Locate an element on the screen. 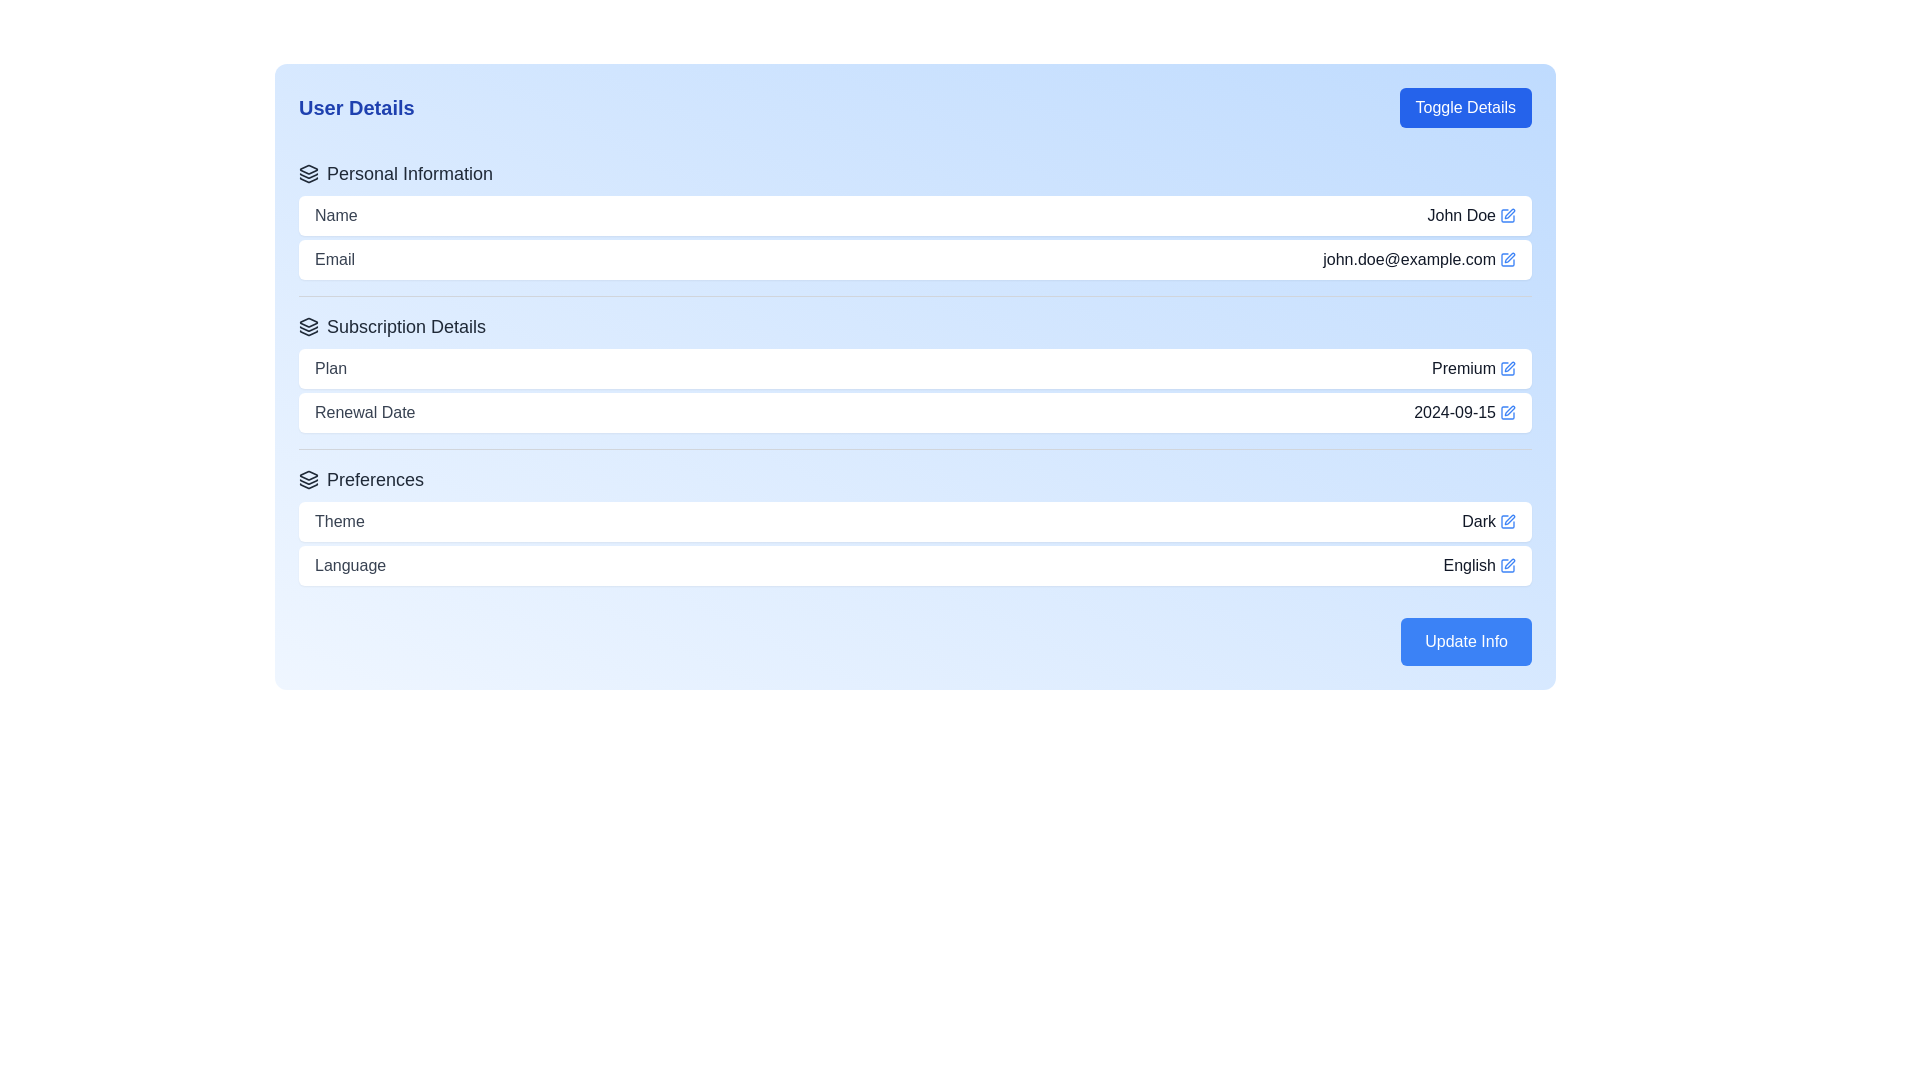 The height and width of the screenshot is (1080, 1920). the 'Plan' text label located in the 'Subscription Details' section, which precedes the text 'Premium' is located at coordinates (331, 369).